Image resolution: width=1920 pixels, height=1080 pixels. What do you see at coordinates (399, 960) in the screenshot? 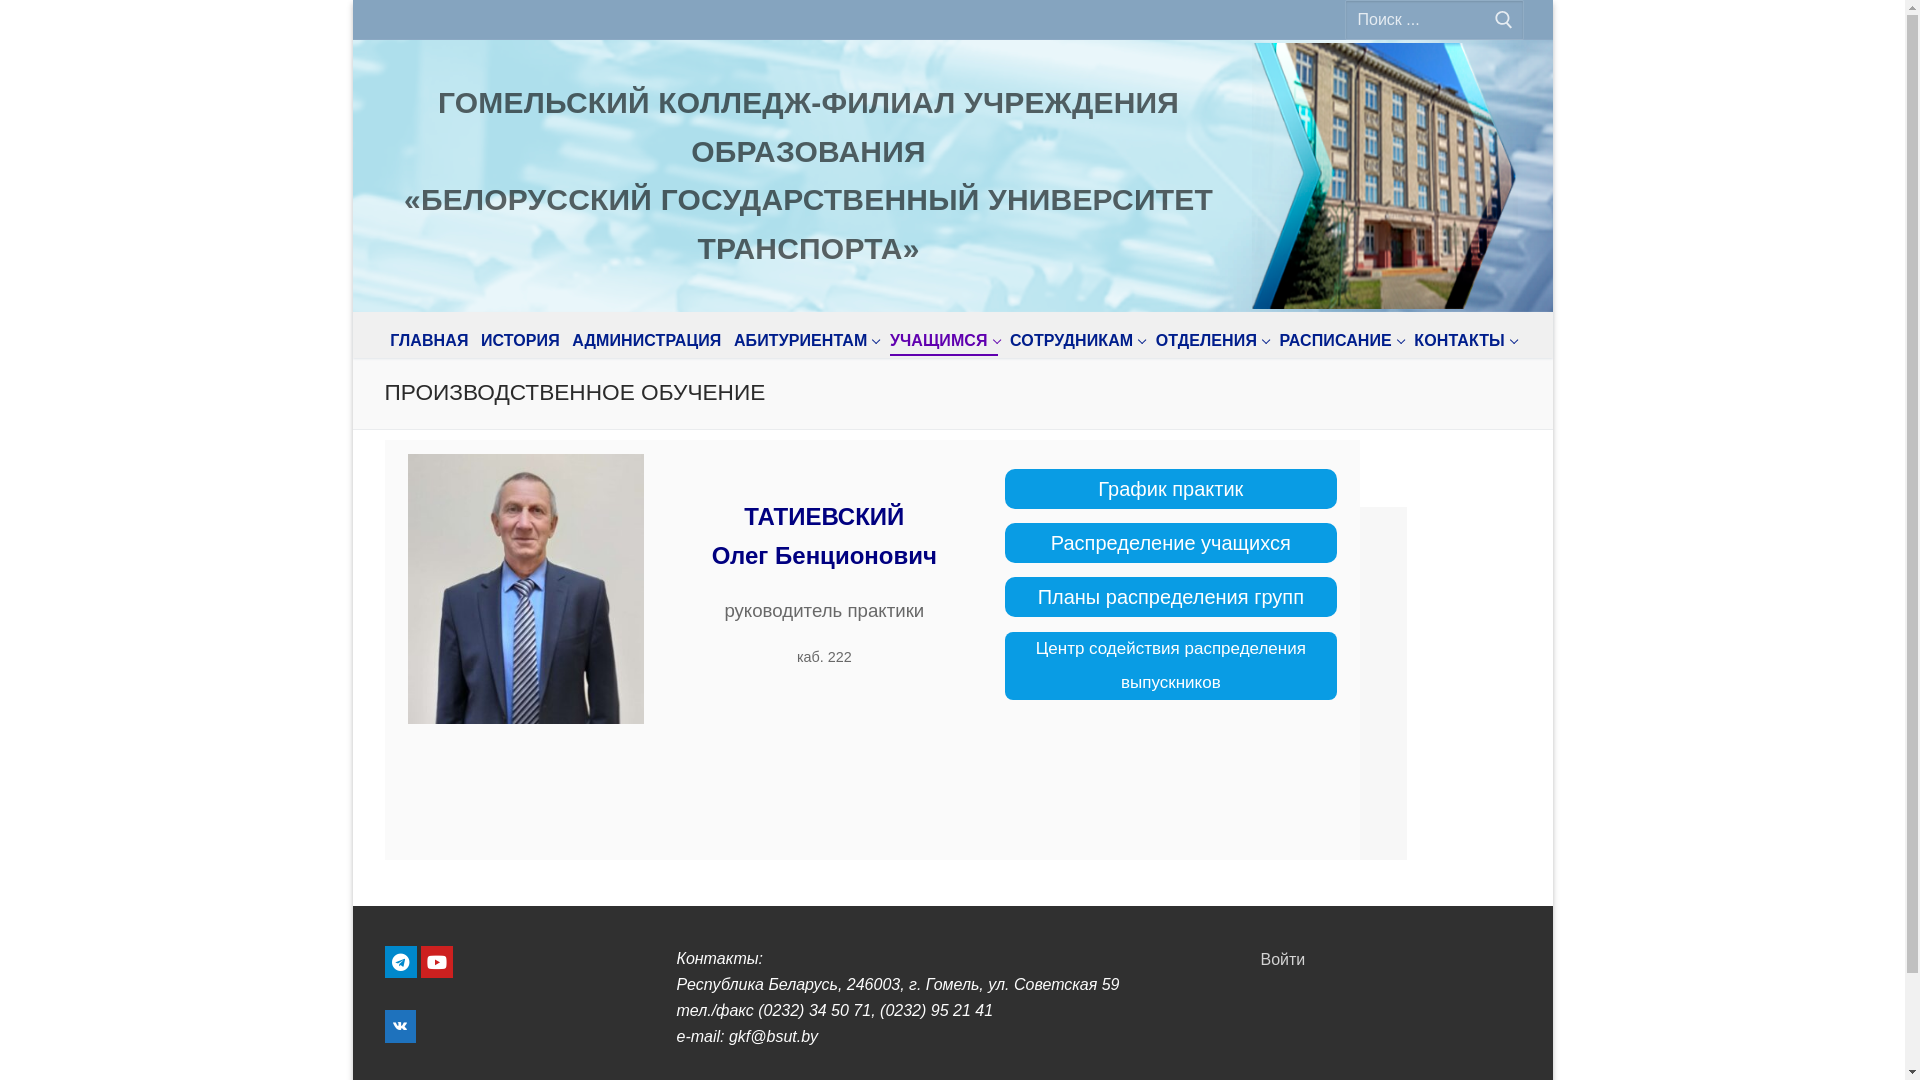
I see `'Telegram'` at bounding box center [399, 960].